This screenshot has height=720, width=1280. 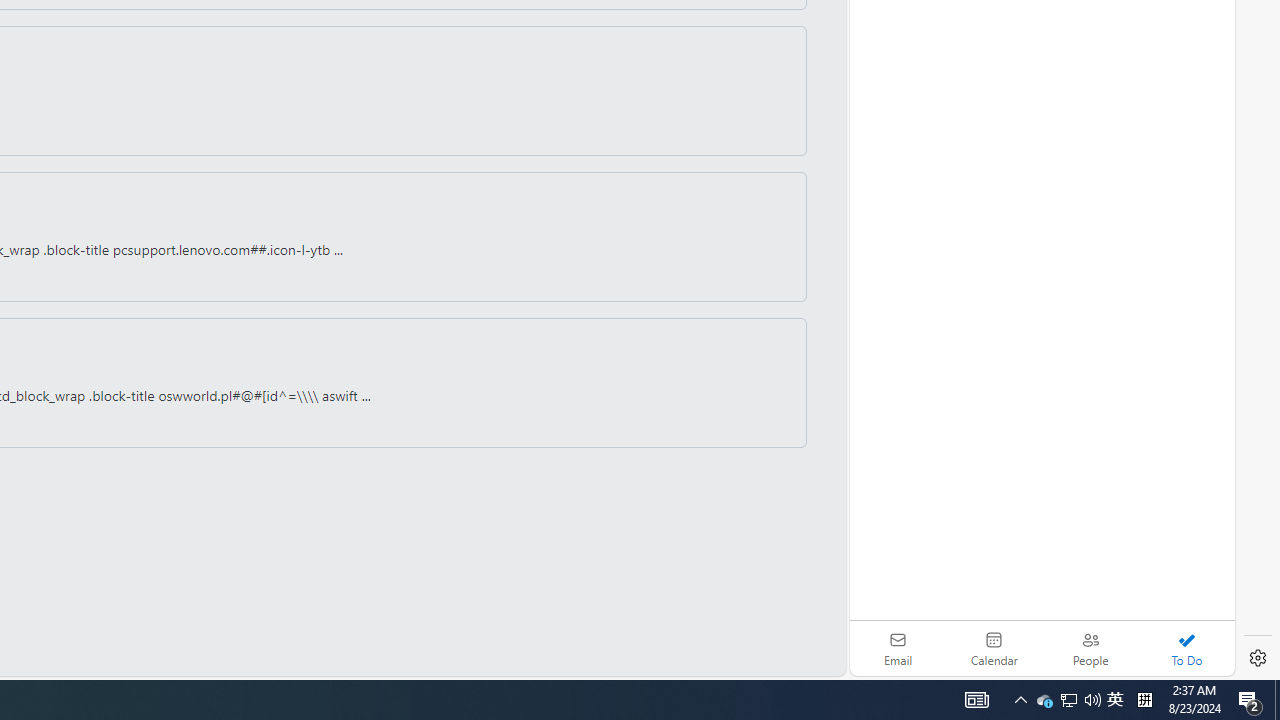 What do you see at coordinates (897, 648) in the screenshot?
I see `'Email'` at bounding box center [897, 648].